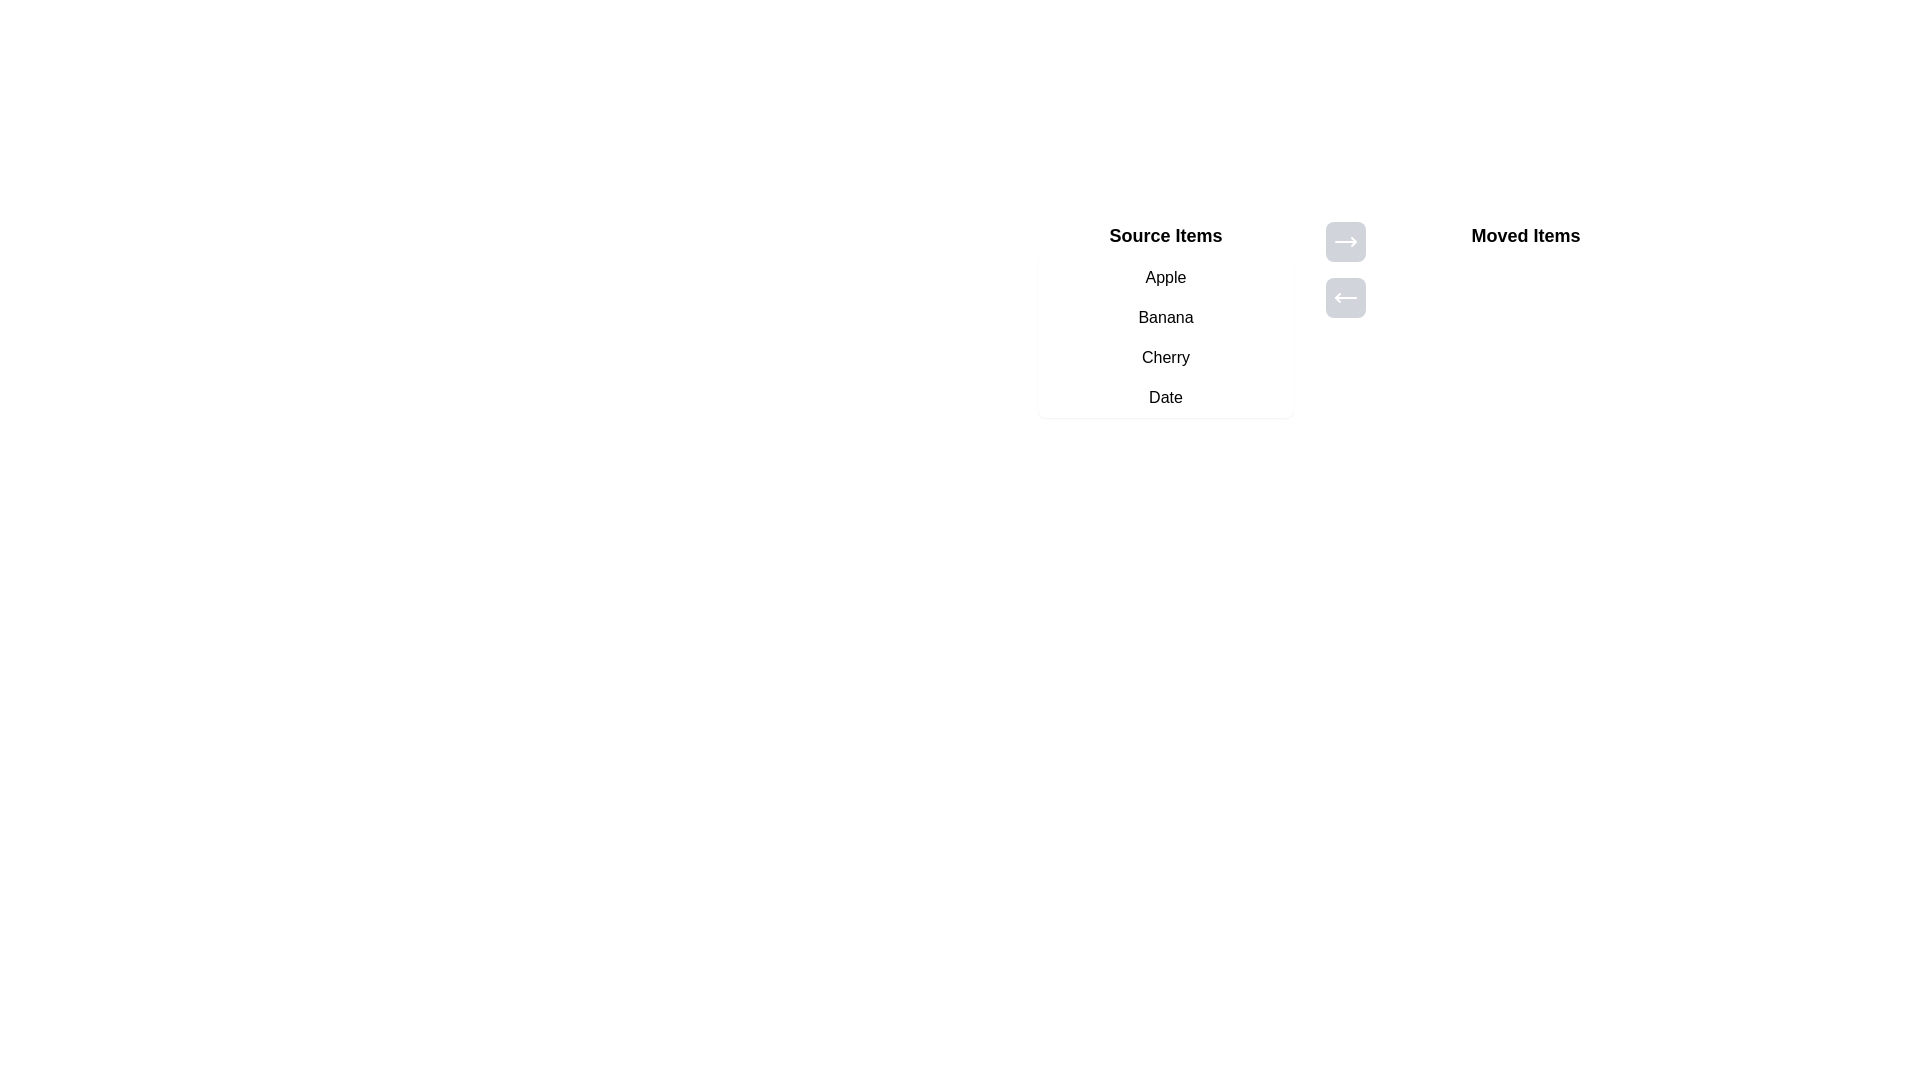 Image resolution: width=1920 pixels, height=1080 pixels. What do you see at coordinates (1345, 297) in the screenshot?
I see `the move-left action button, which is centrally aligned and serves to move selected items back to the 'Source Items' box` at bounding box center [1345, 297].